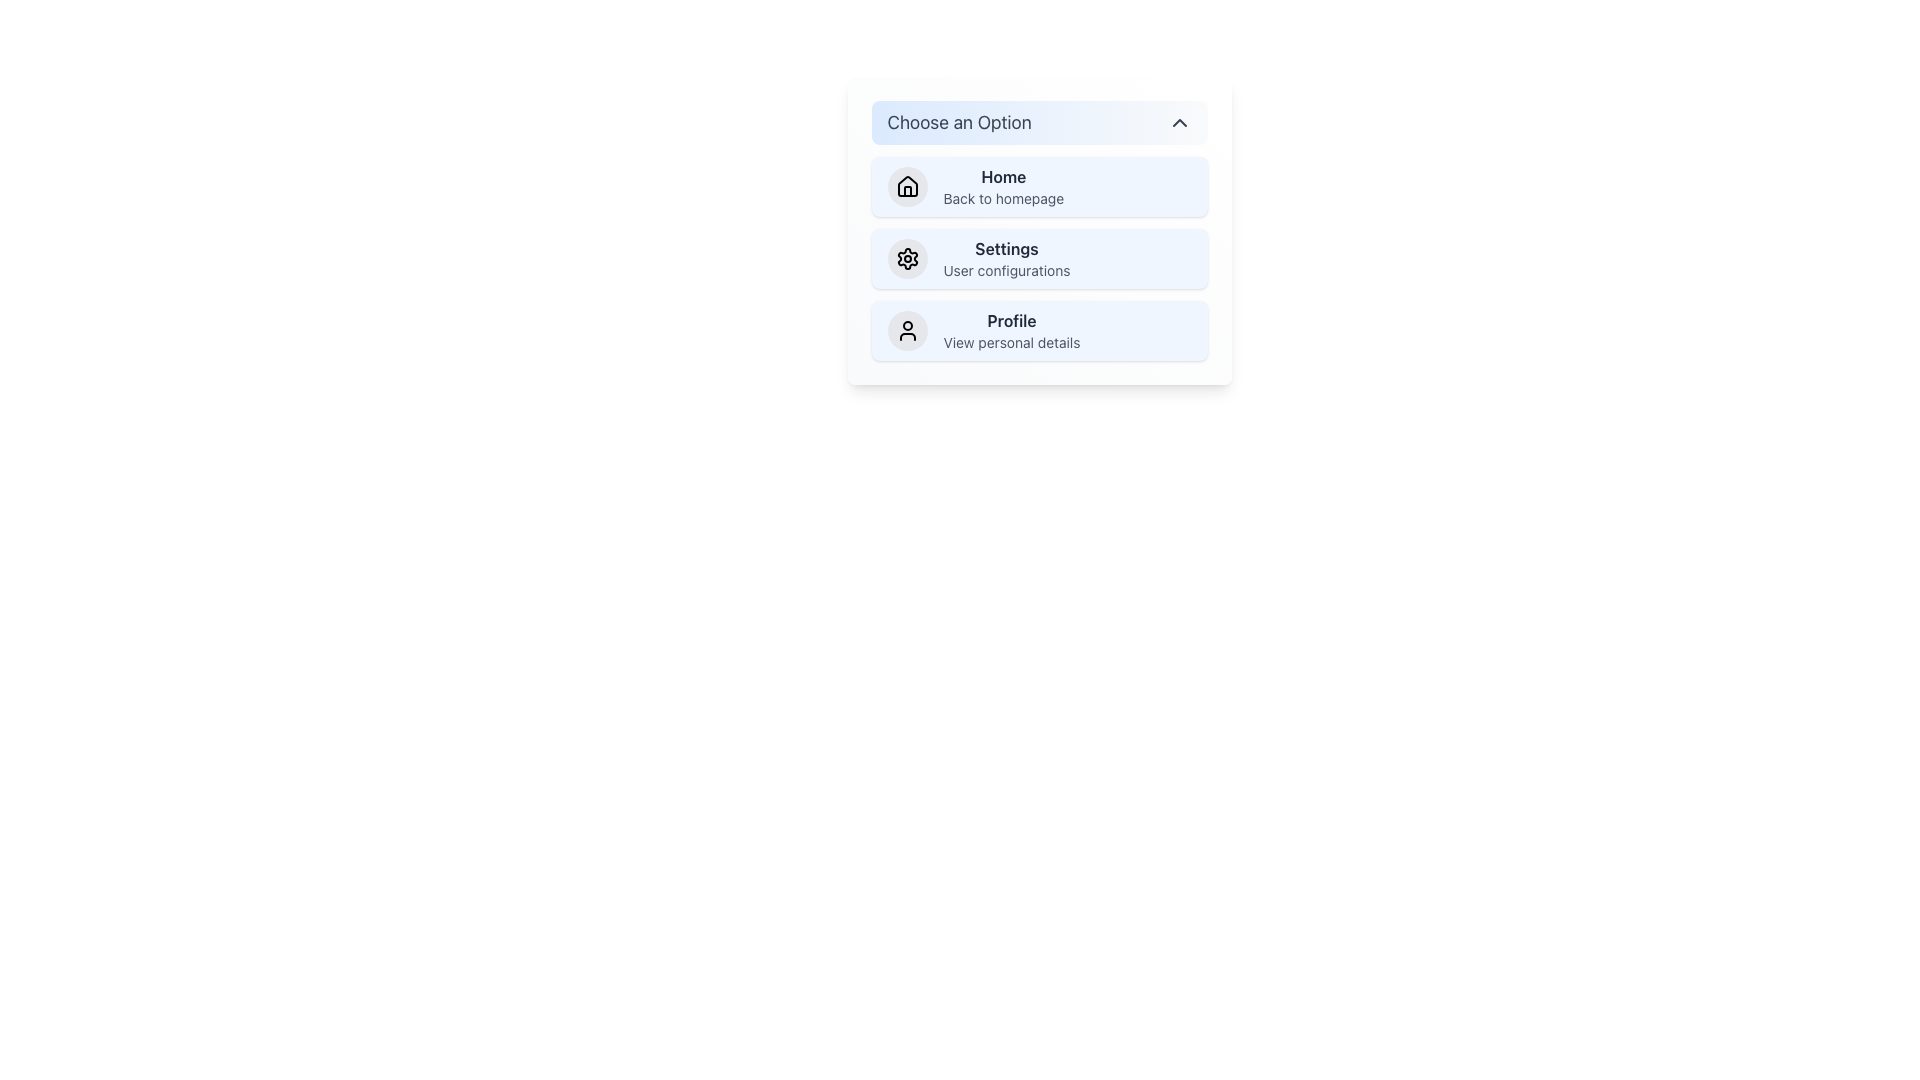 Image resolution: width=1920 pixels, height=1080 pixels. I want to click on the user profile vector icon, which is the third icon in a vertical menu, so click(906, 330).